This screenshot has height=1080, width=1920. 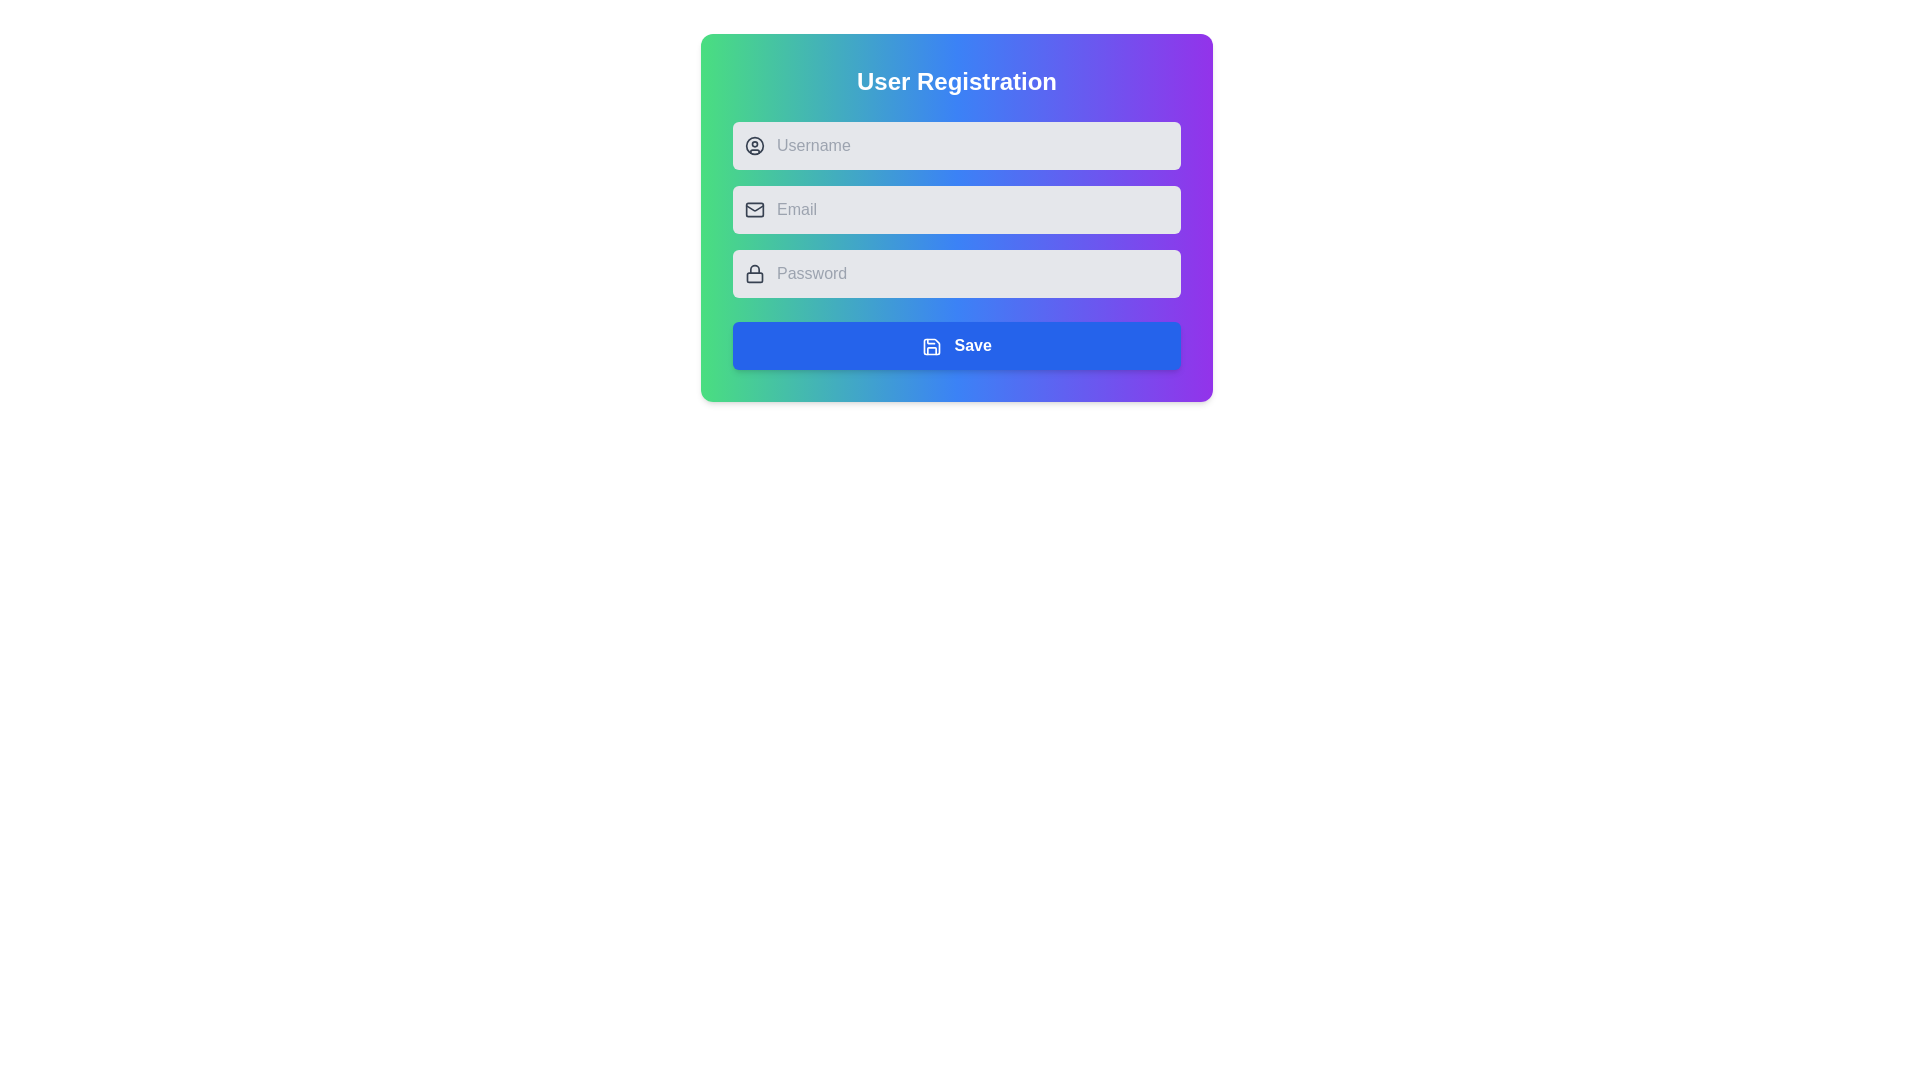 I want to click on the lock icon that indicates the password input field, which is positioned to the left of the password text field in the user registration section, so click(x=753, y=273).